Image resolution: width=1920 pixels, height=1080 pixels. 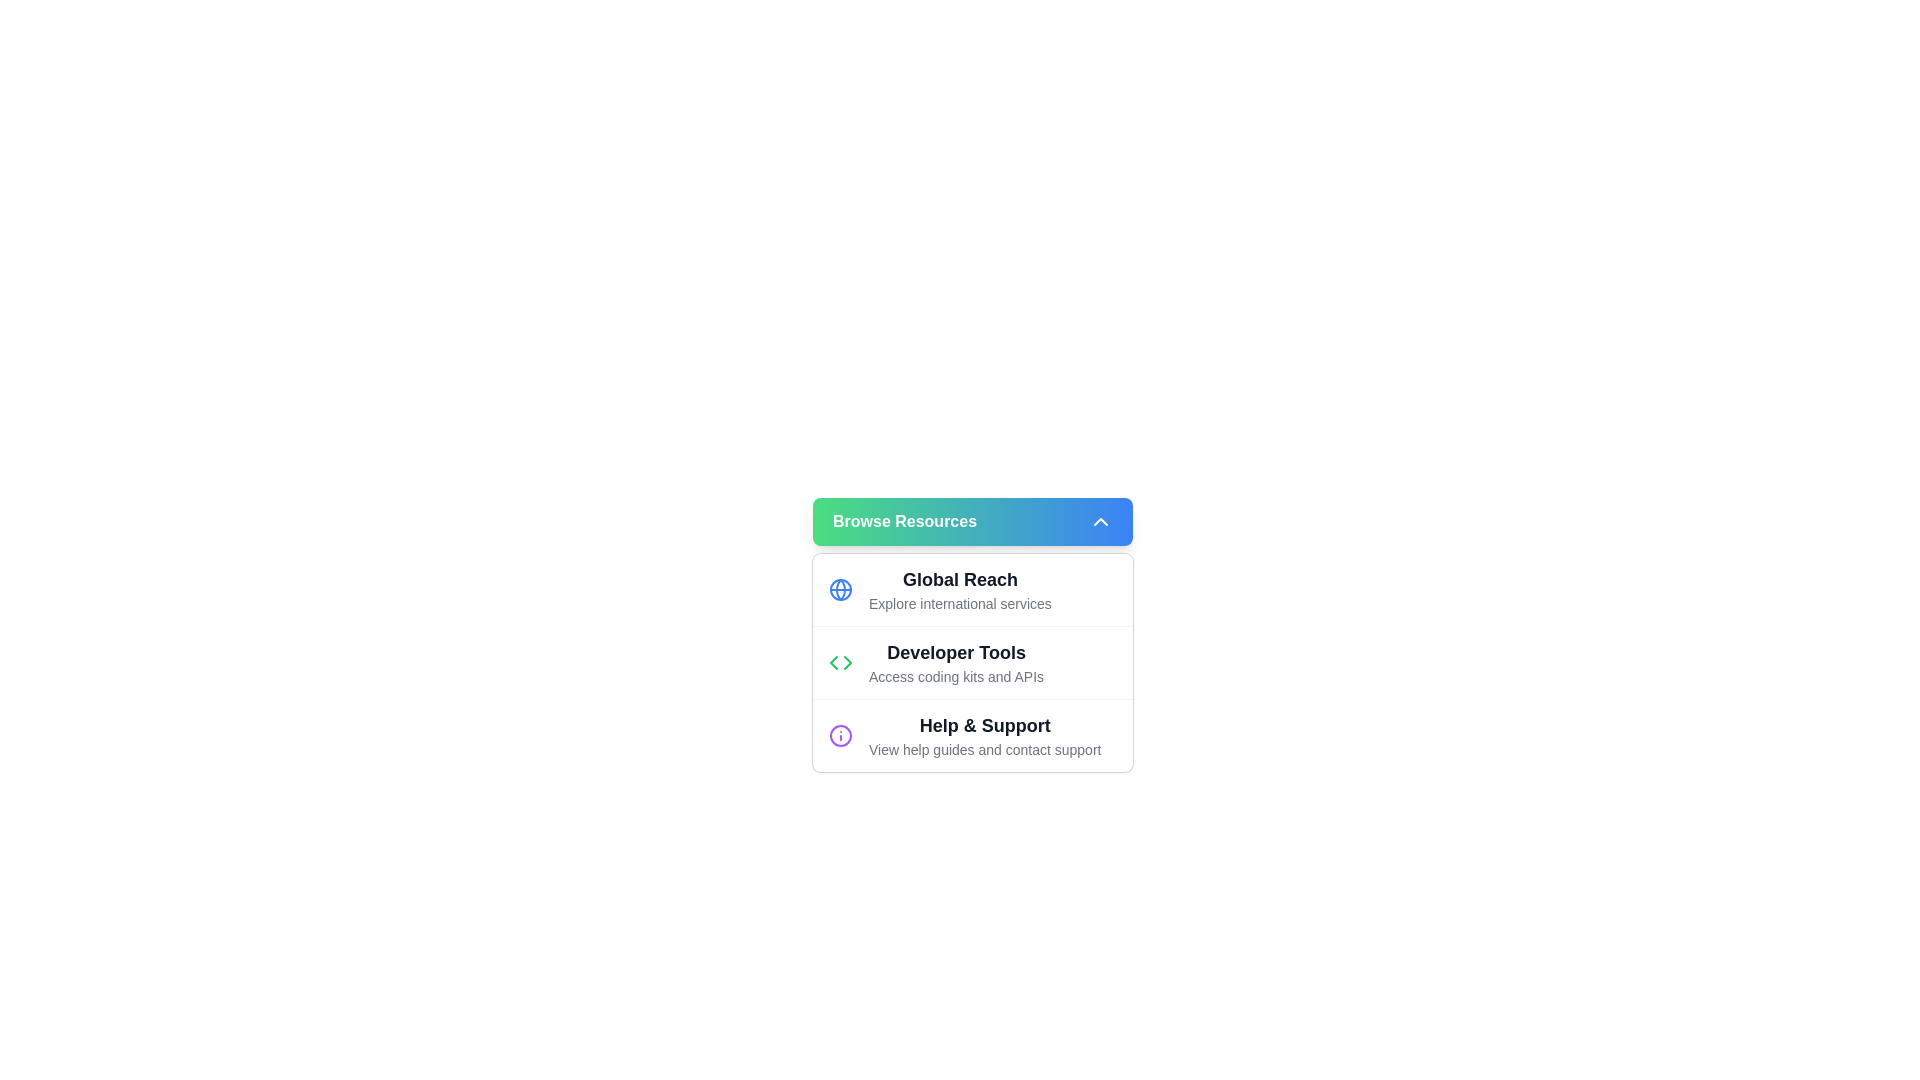 What do you see at coordinates (848, 663) in the screenshot?
I see `the second triangle in the left-right arrow SVG icon representing navigation or coding tools` at bounding box center [848, 663].